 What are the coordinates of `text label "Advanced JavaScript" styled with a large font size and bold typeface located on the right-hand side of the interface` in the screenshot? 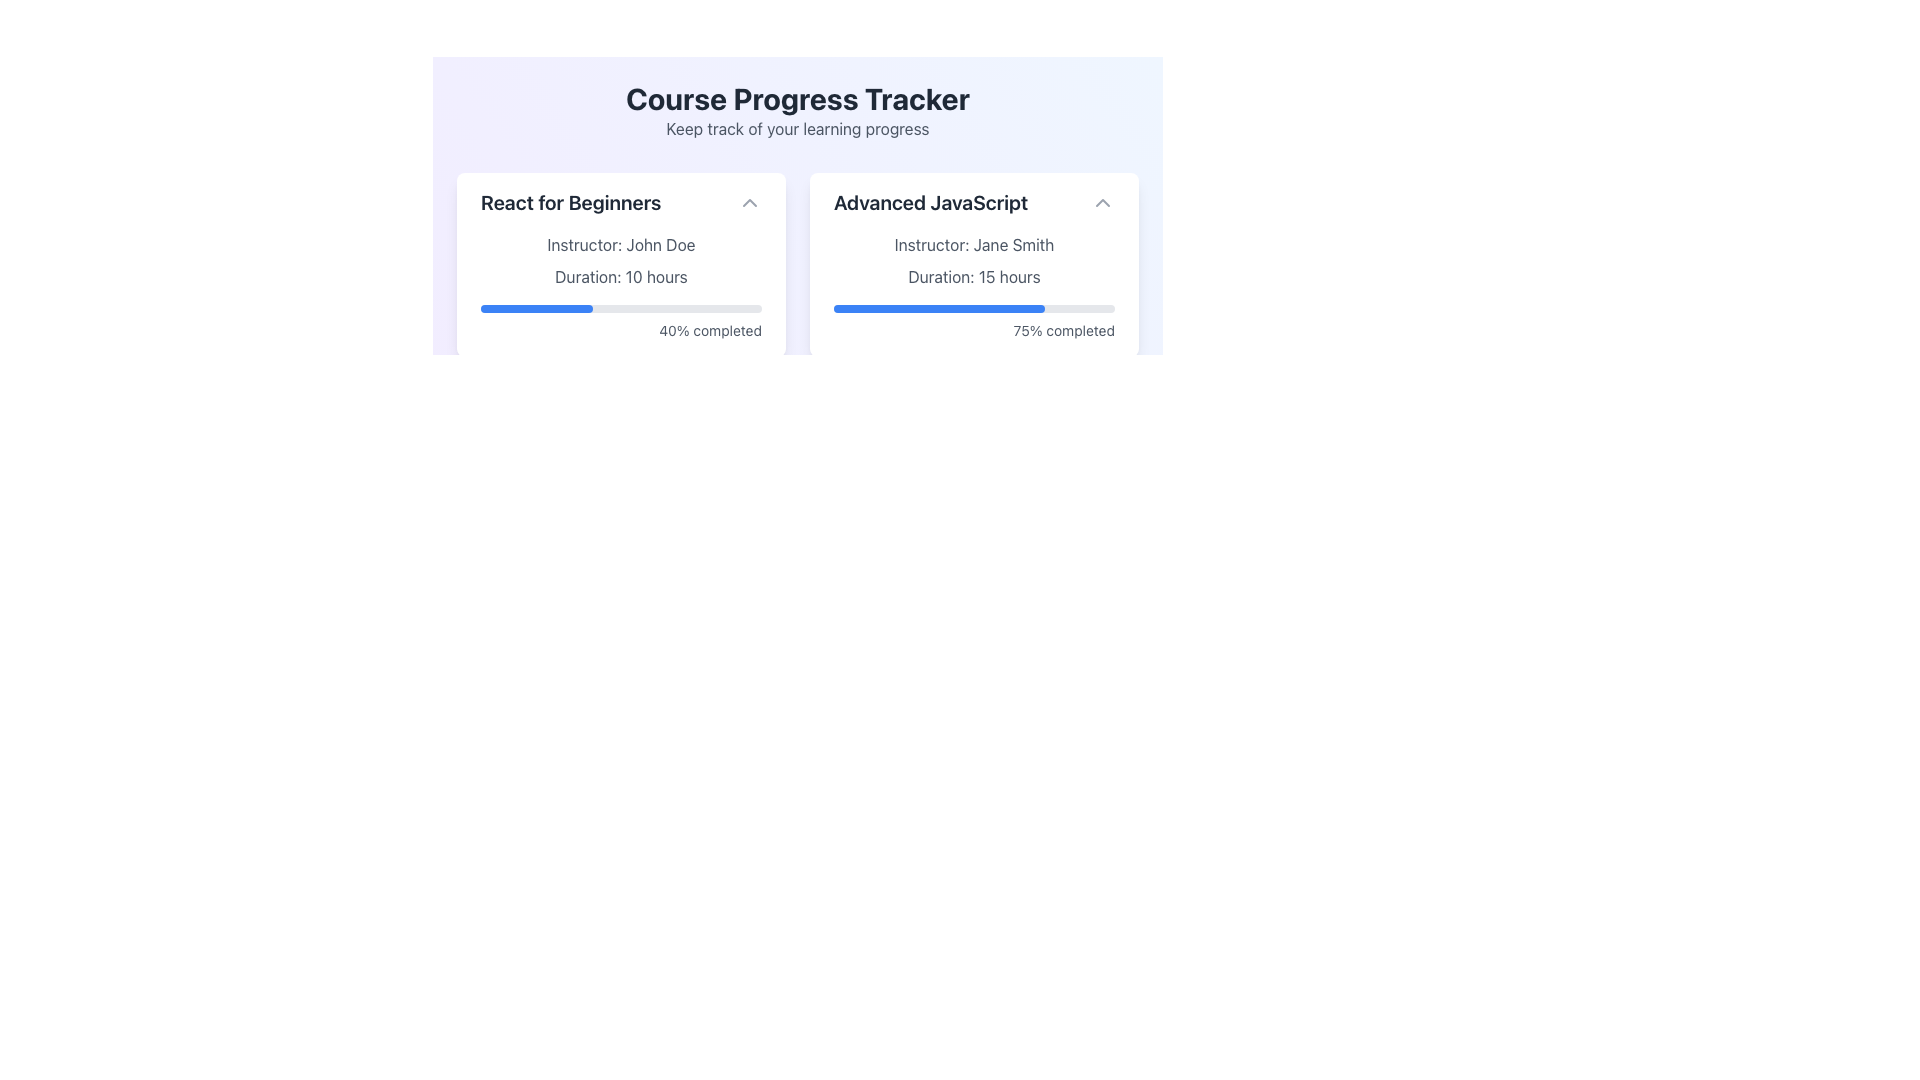 It's located at (930, 203).